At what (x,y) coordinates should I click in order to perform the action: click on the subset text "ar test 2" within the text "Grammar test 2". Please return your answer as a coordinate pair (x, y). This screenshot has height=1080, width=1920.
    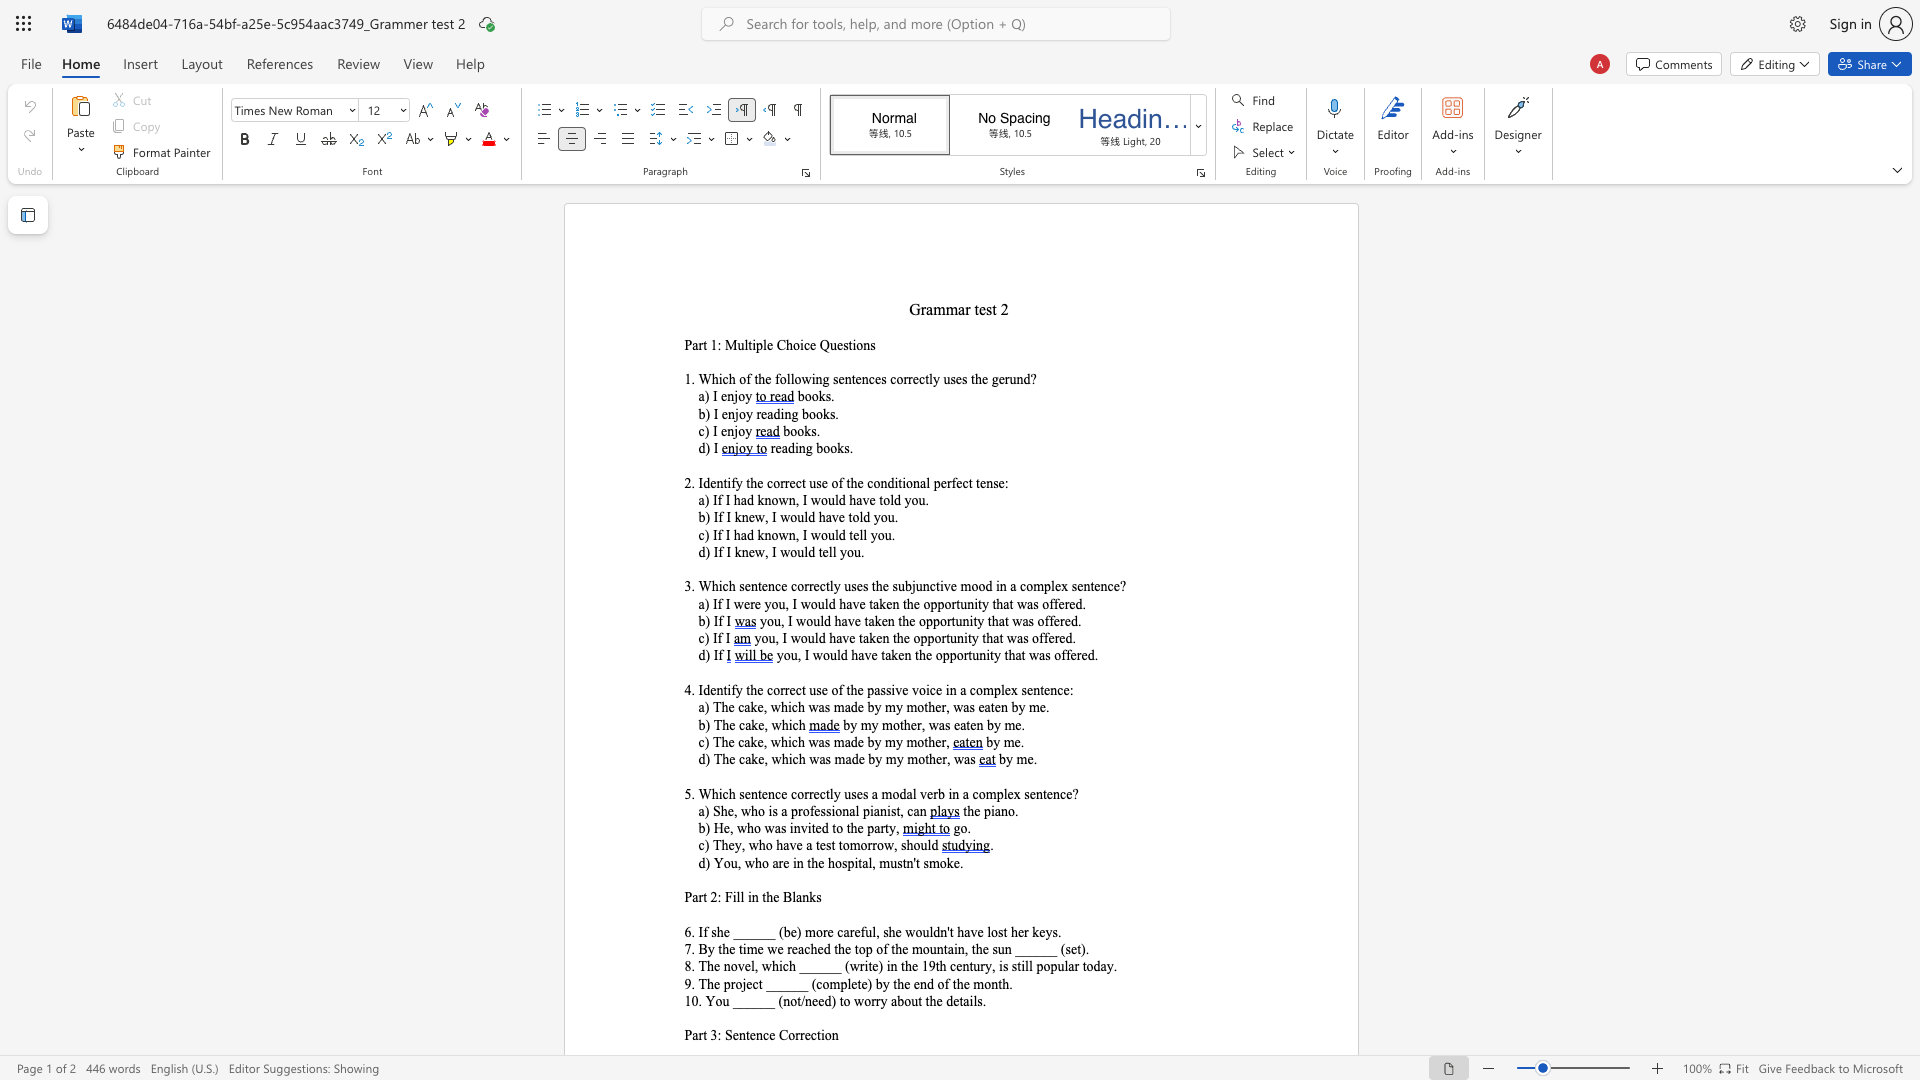
    Looking at the image, I should click on (957, 309).